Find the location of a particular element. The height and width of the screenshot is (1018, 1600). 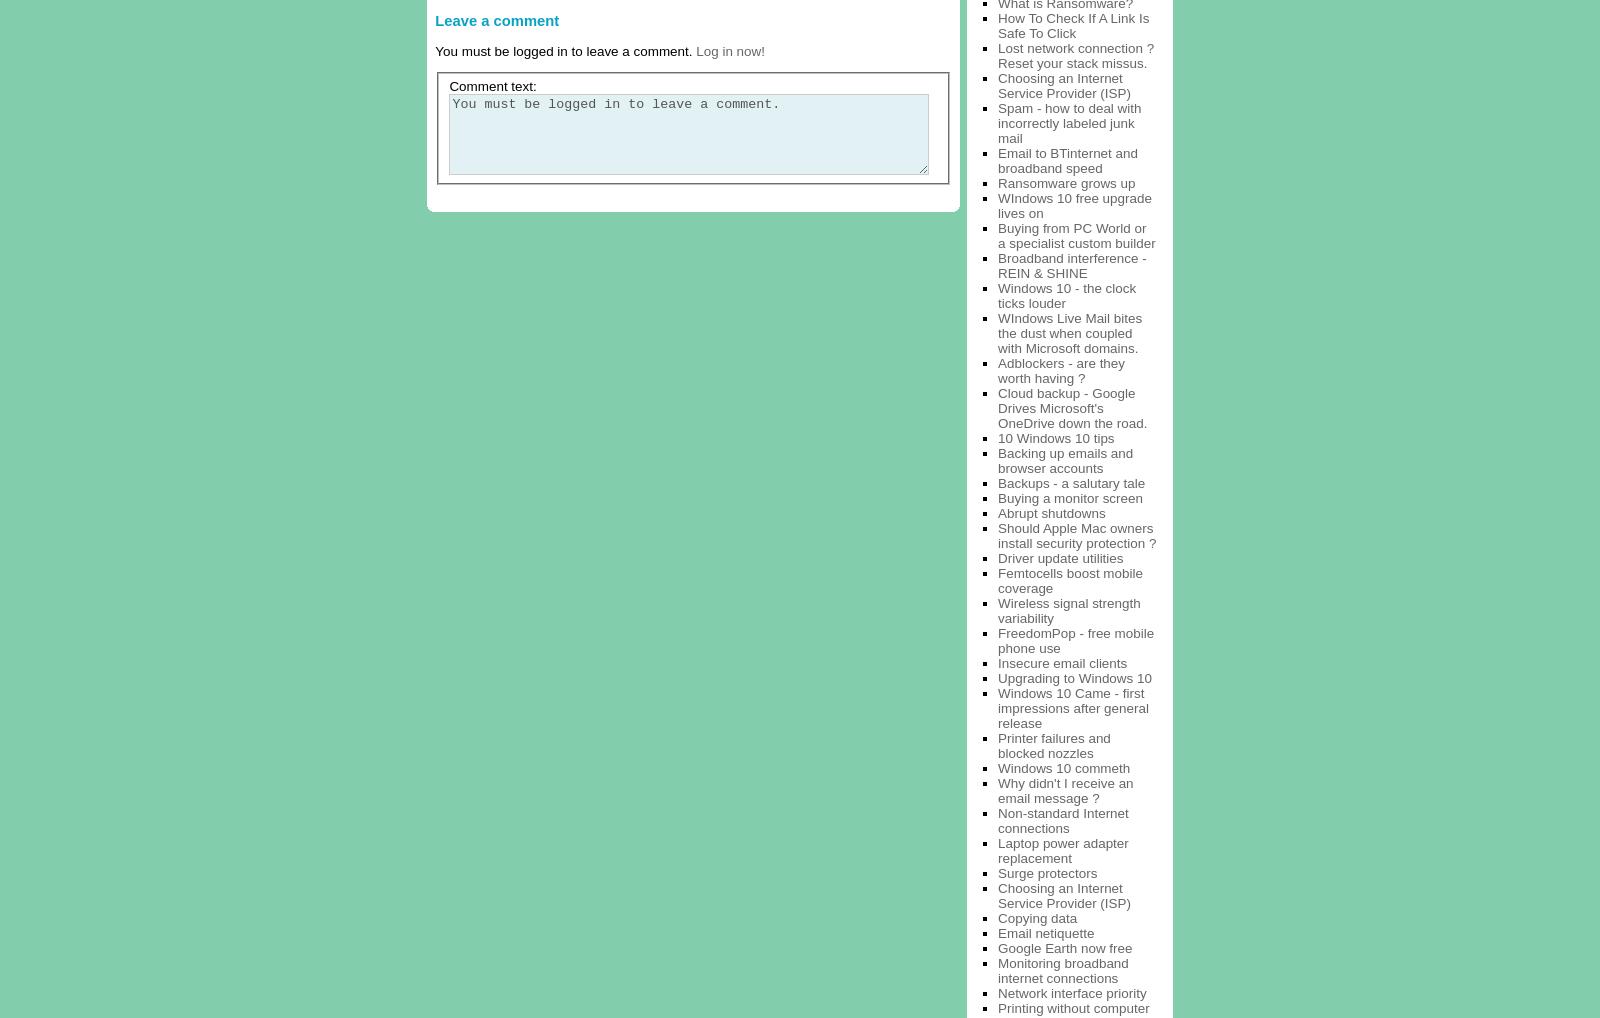

'Email to BTinternet and broadband speed' is located at coordinates (1067, 160).